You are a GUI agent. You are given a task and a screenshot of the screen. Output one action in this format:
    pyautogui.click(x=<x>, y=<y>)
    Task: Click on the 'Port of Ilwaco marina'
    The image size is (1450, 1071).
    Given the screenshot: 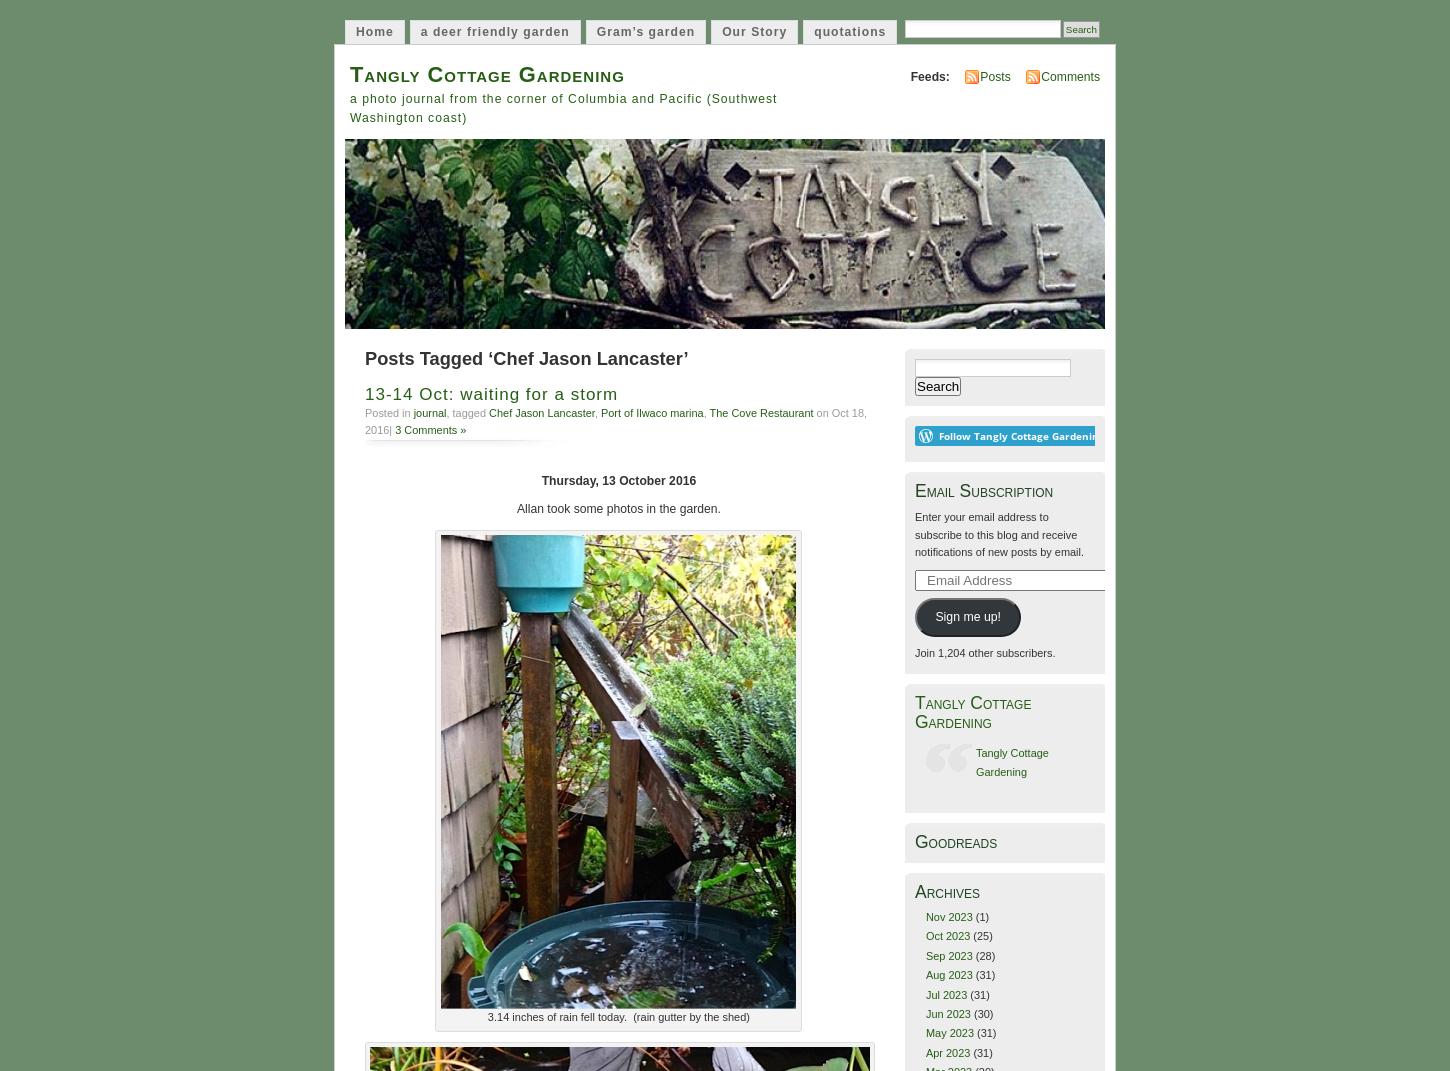 What is the action you would take?
    pyautogui.click(x=650, y=412)
    